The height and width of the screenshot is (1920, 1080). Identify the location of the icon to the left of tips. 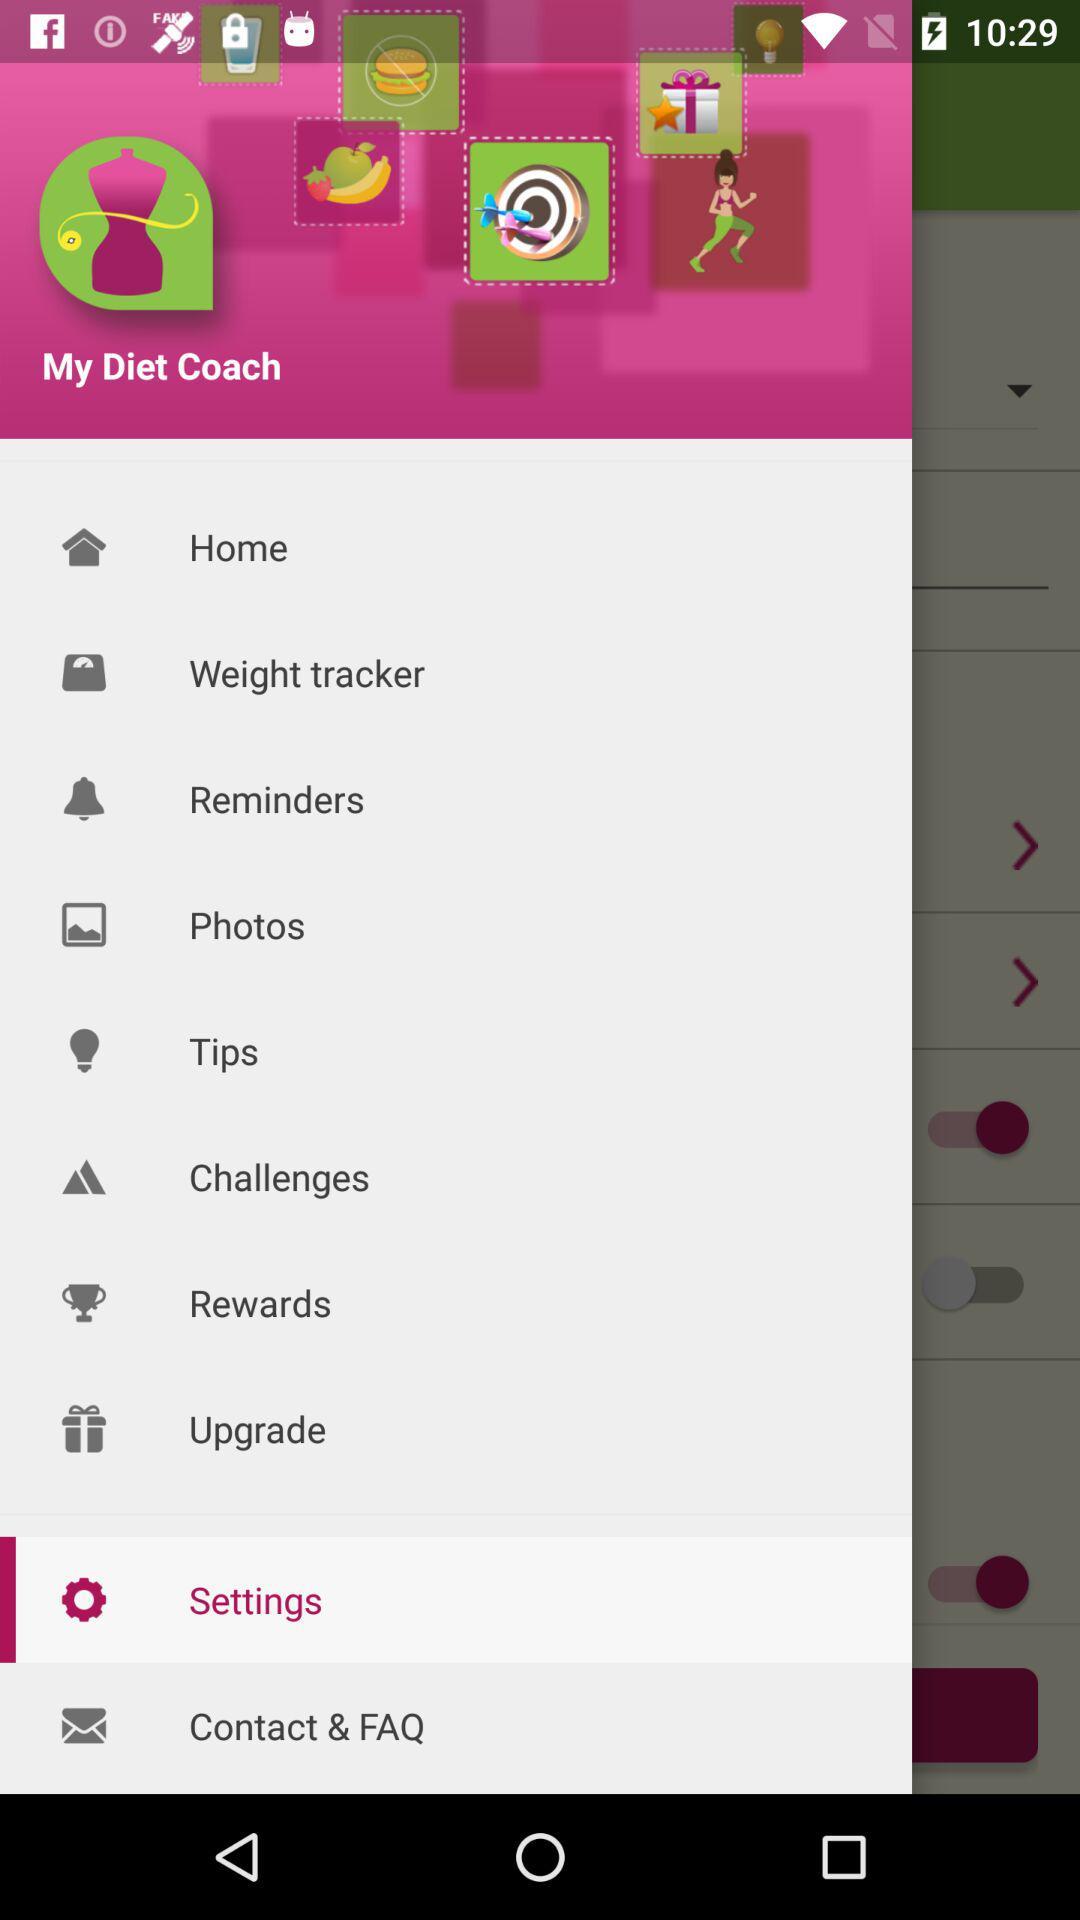
(83, 1050).